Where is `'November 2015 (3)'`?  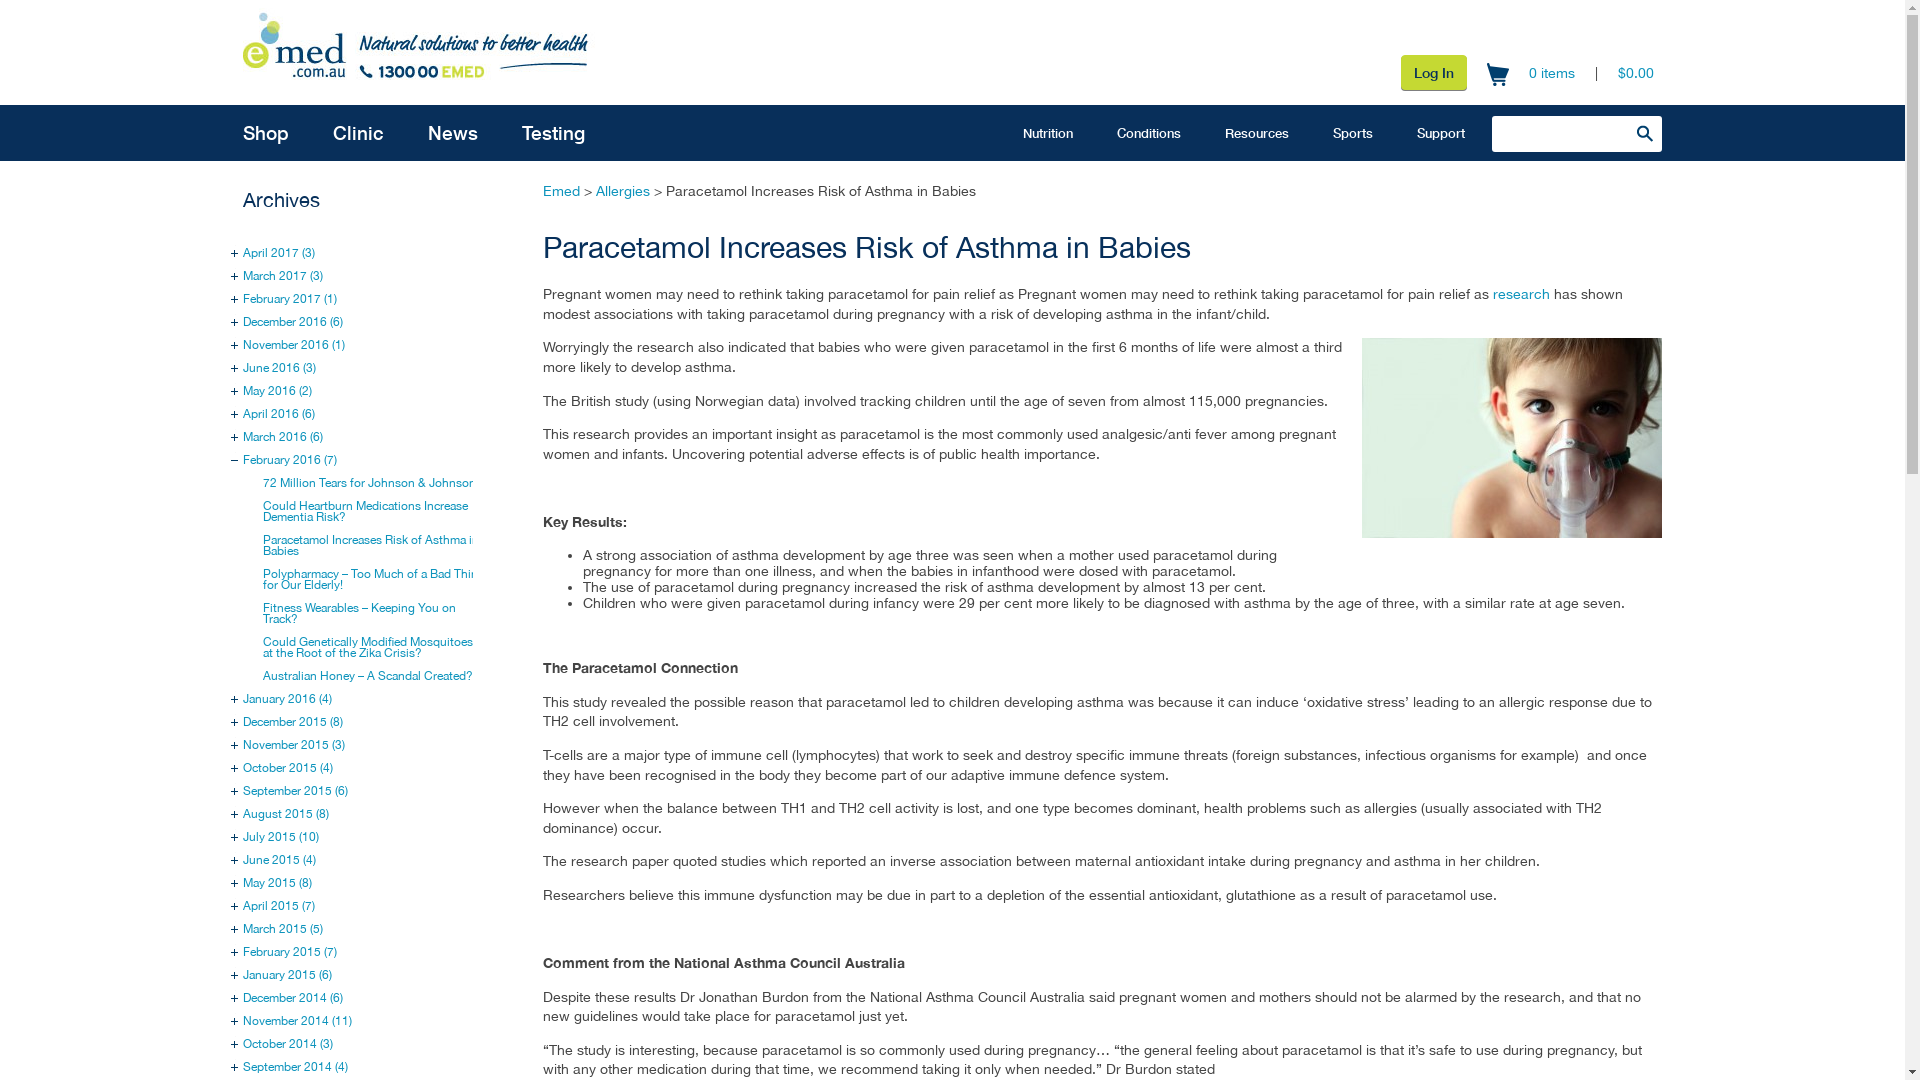 'November 2015 (3)' is located at coordinates (292, 744).